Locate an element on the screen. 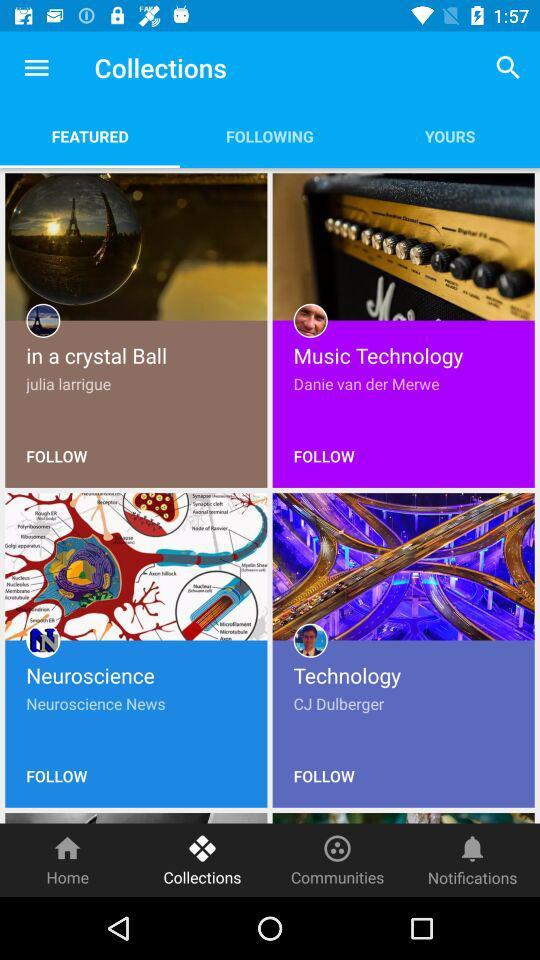  communities item is located at coordinates (337, 859).